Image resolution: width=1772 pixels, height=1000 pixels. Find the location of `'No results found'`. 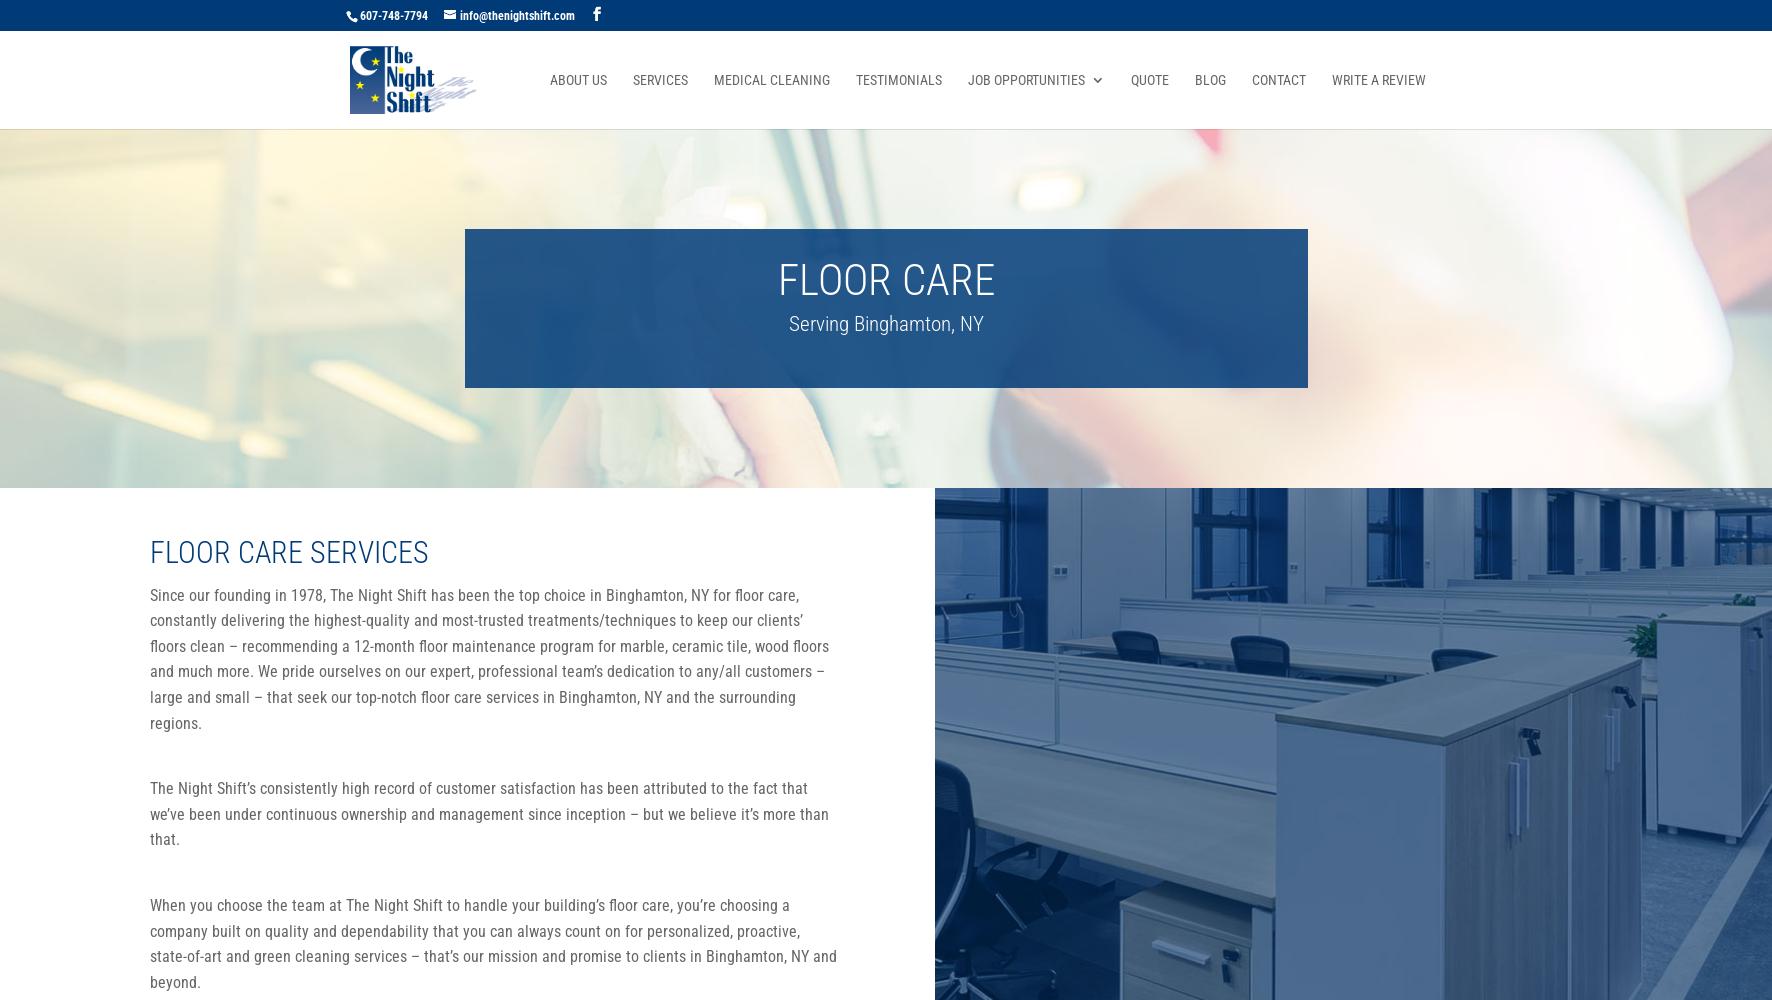

'No results found' is located at coordinates (197, 134).